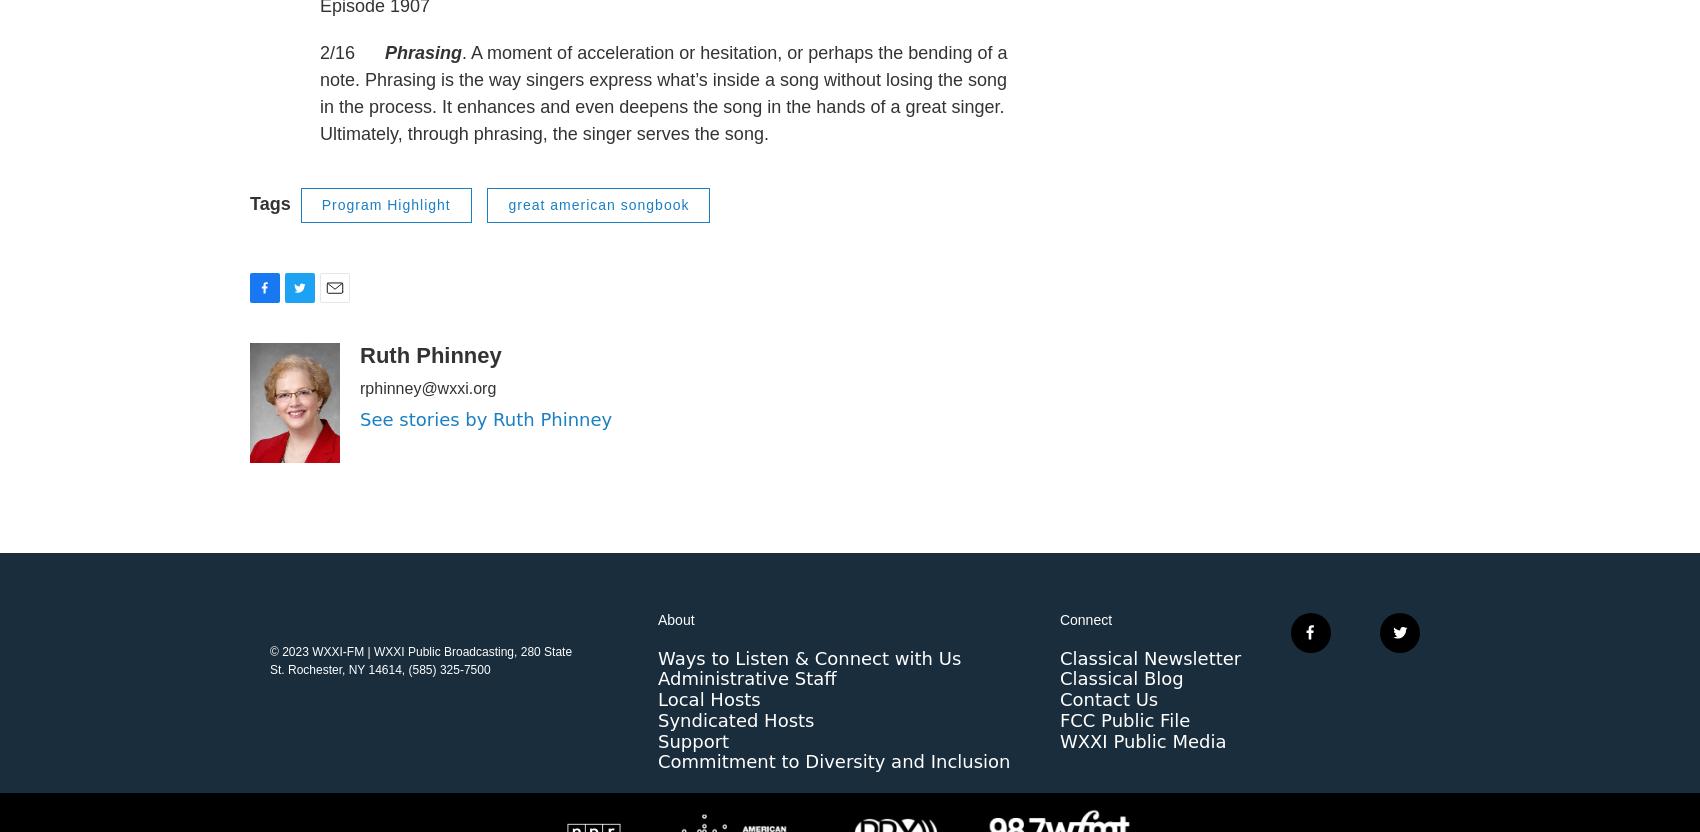 This screenshot has width=1700, height=832. What do you see at coordinates (658, 800) in the screenshot?
I see `'Commitment to Diversity and Inclusion'` at bounding box center [658, 800].